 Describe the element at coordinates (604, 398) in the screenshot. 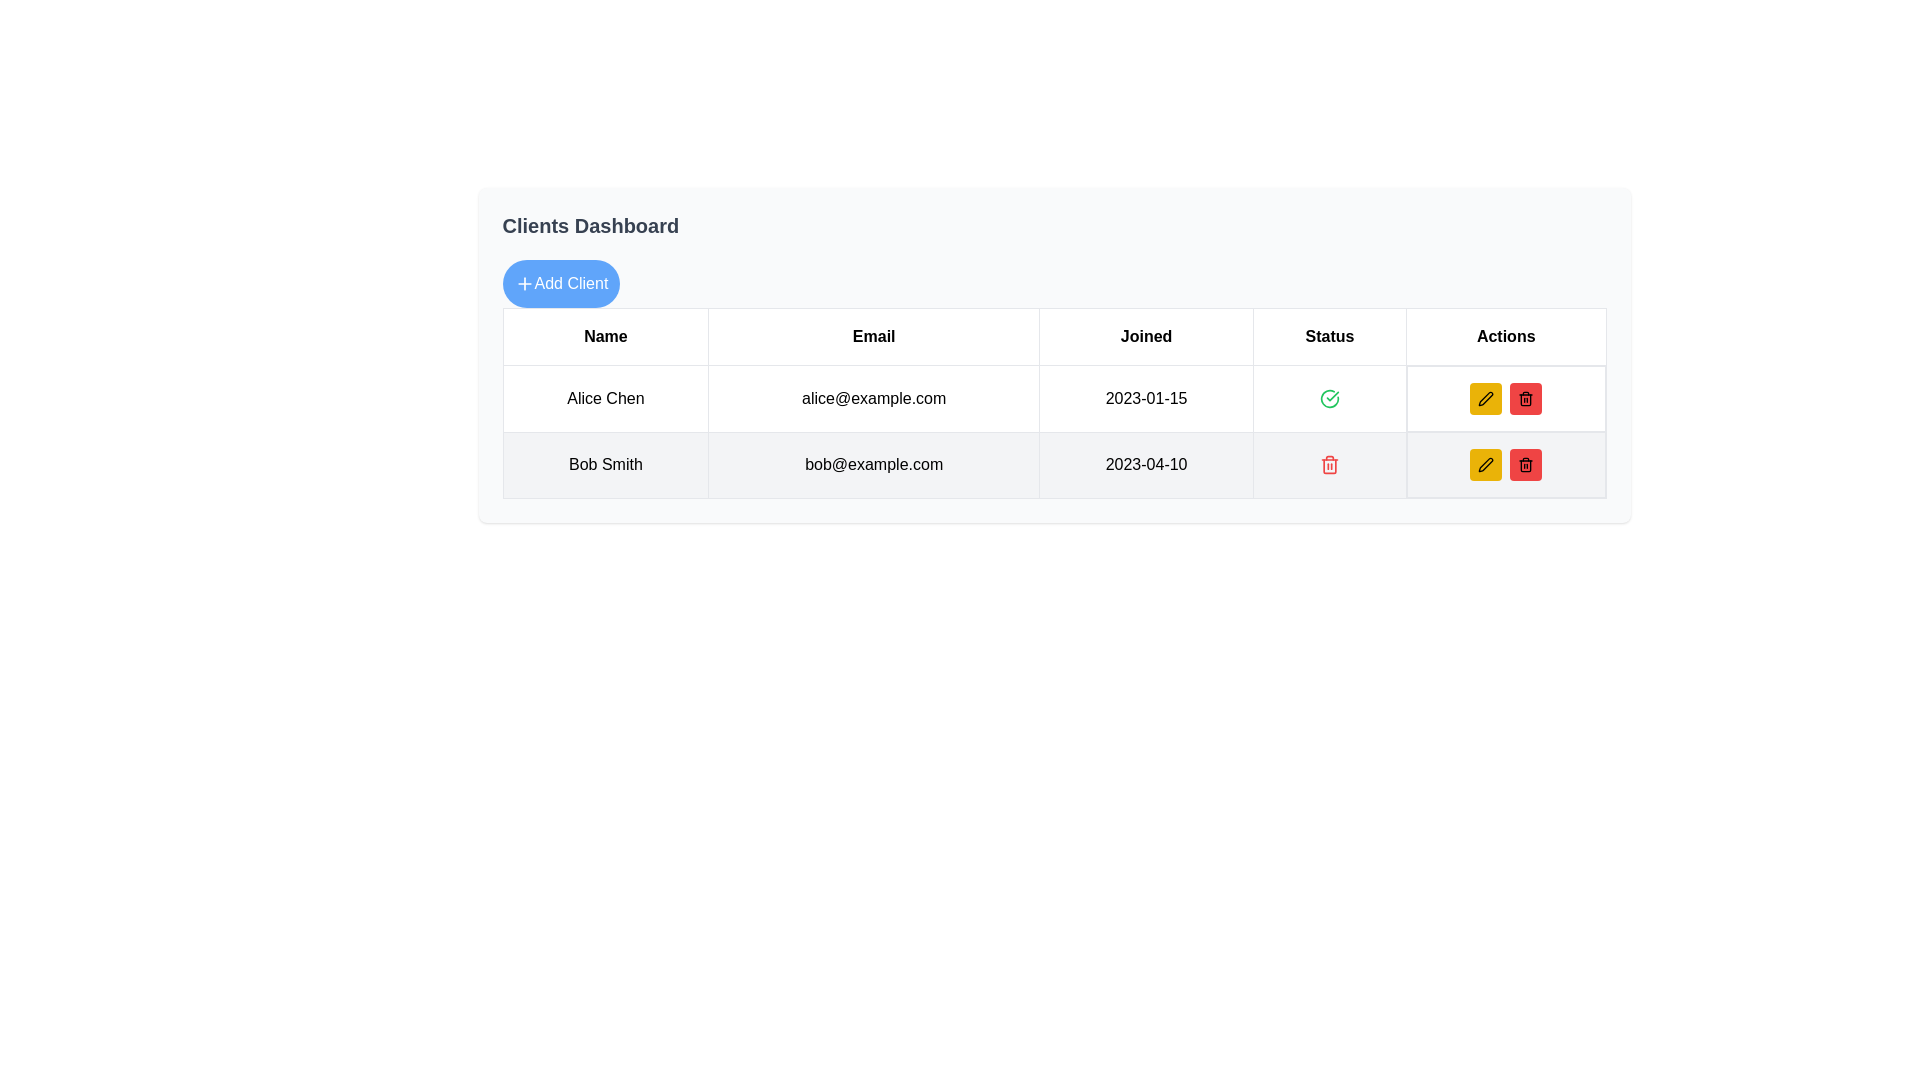

I see `the content of the text display block showing 'Alice Chen' in the second row, first column of the dashboard table` at that location.